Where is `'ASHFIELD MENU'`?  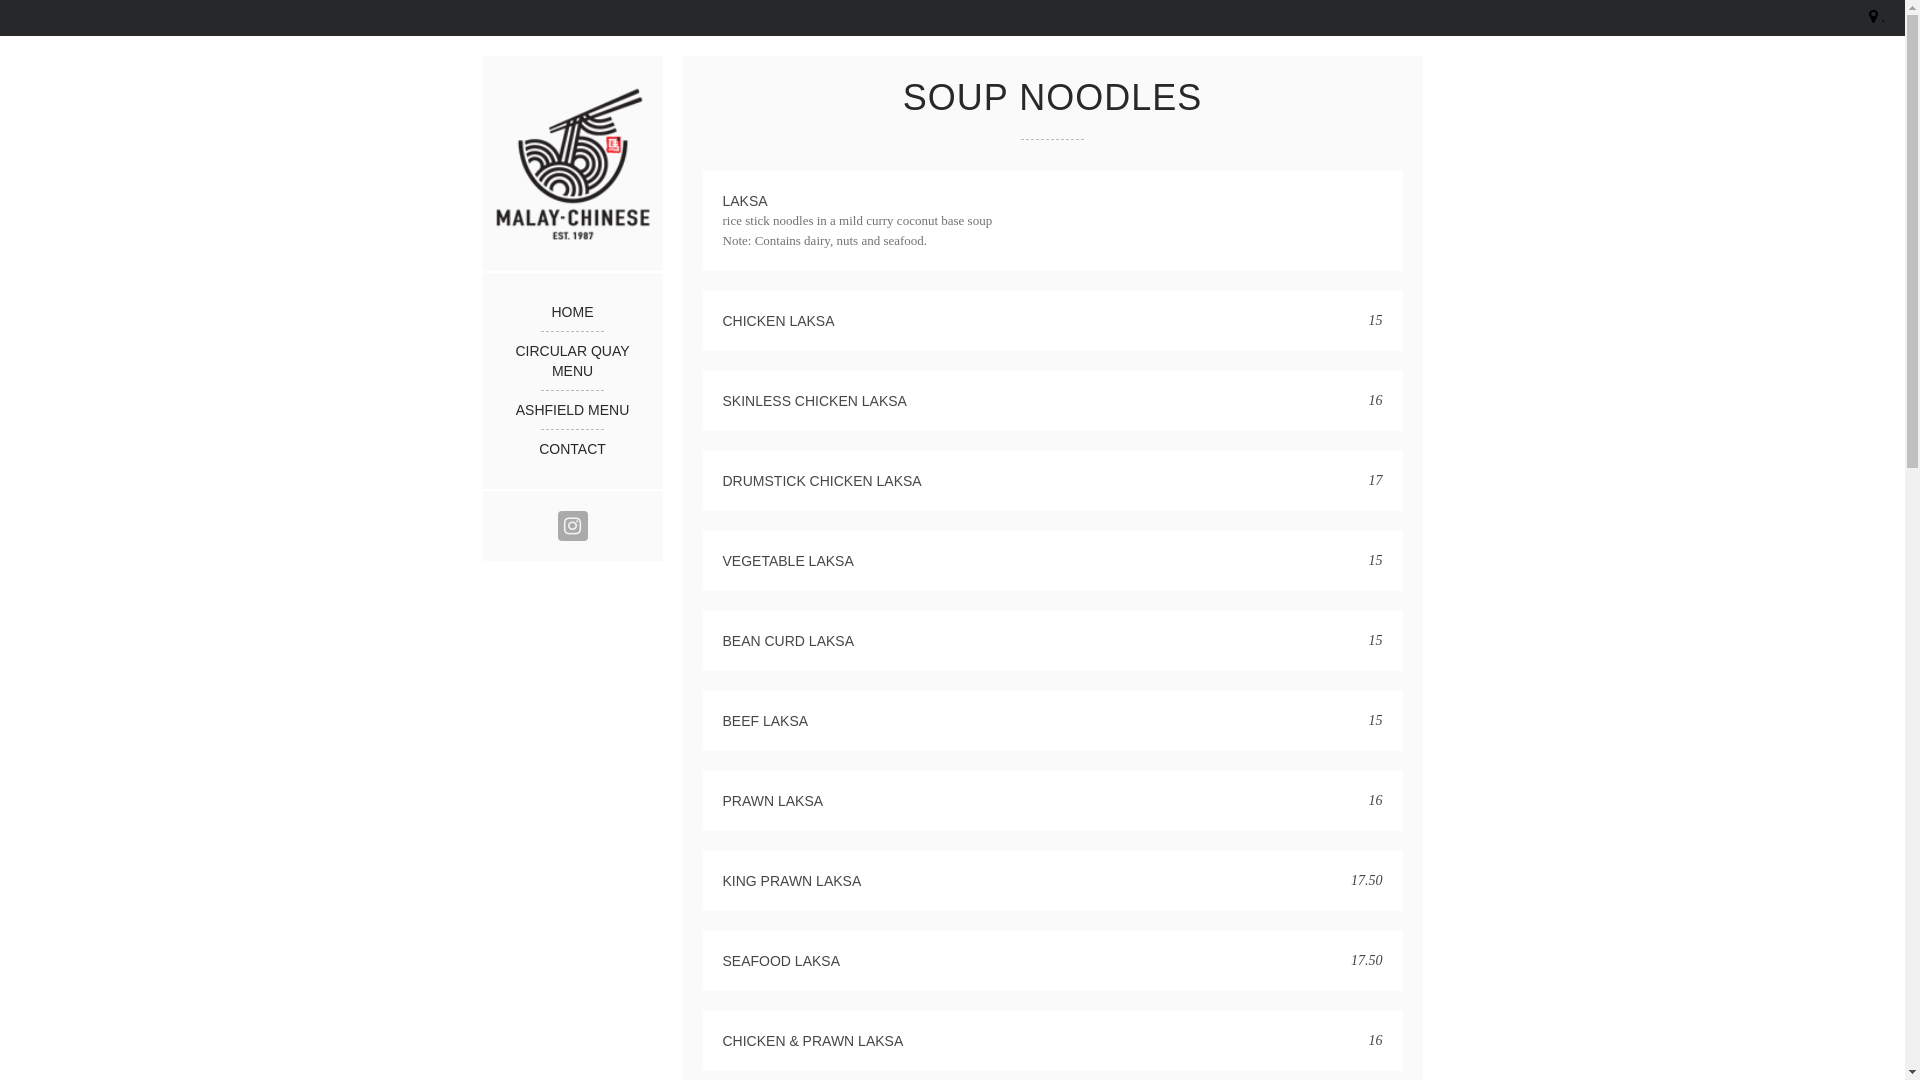
'ASHFIELD MENU' is located at coordinates (502, 408).